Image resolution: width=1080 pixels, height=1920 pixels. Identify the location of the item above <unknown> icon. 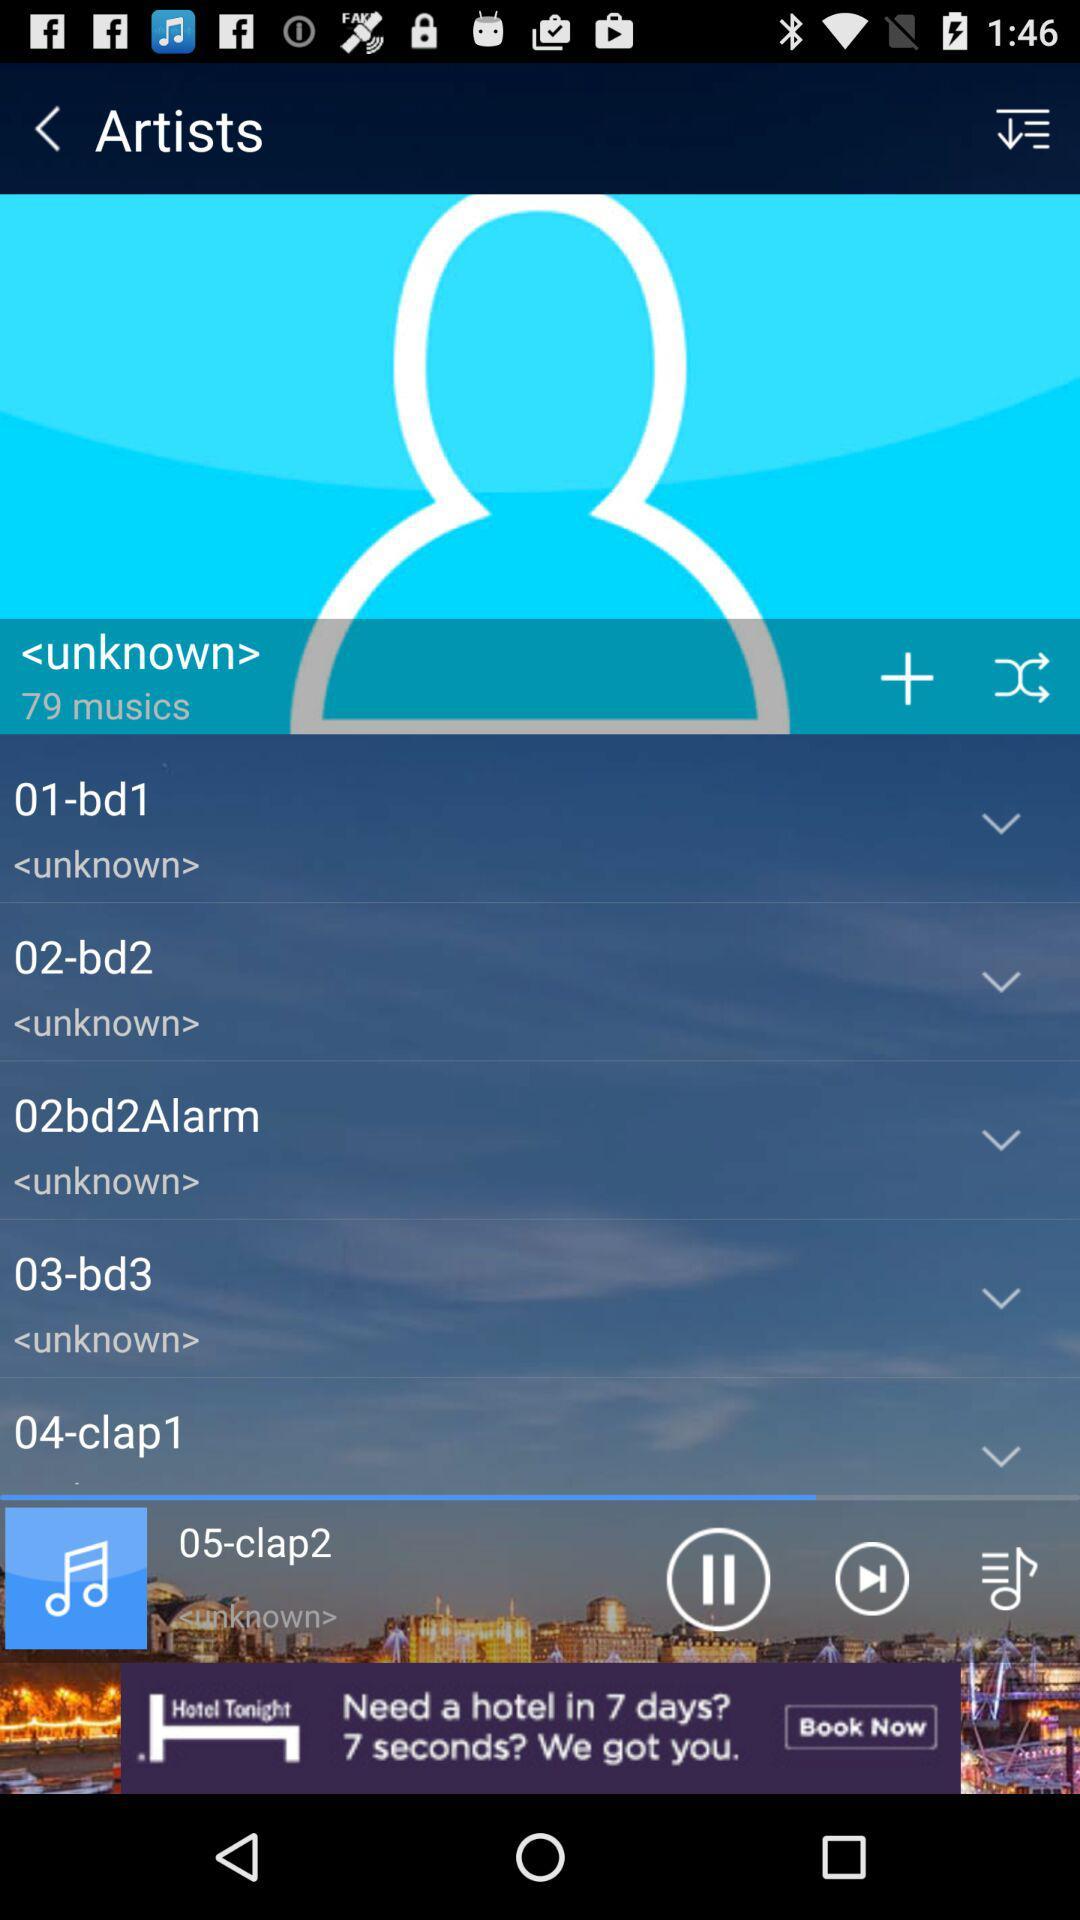
(467, 1271).